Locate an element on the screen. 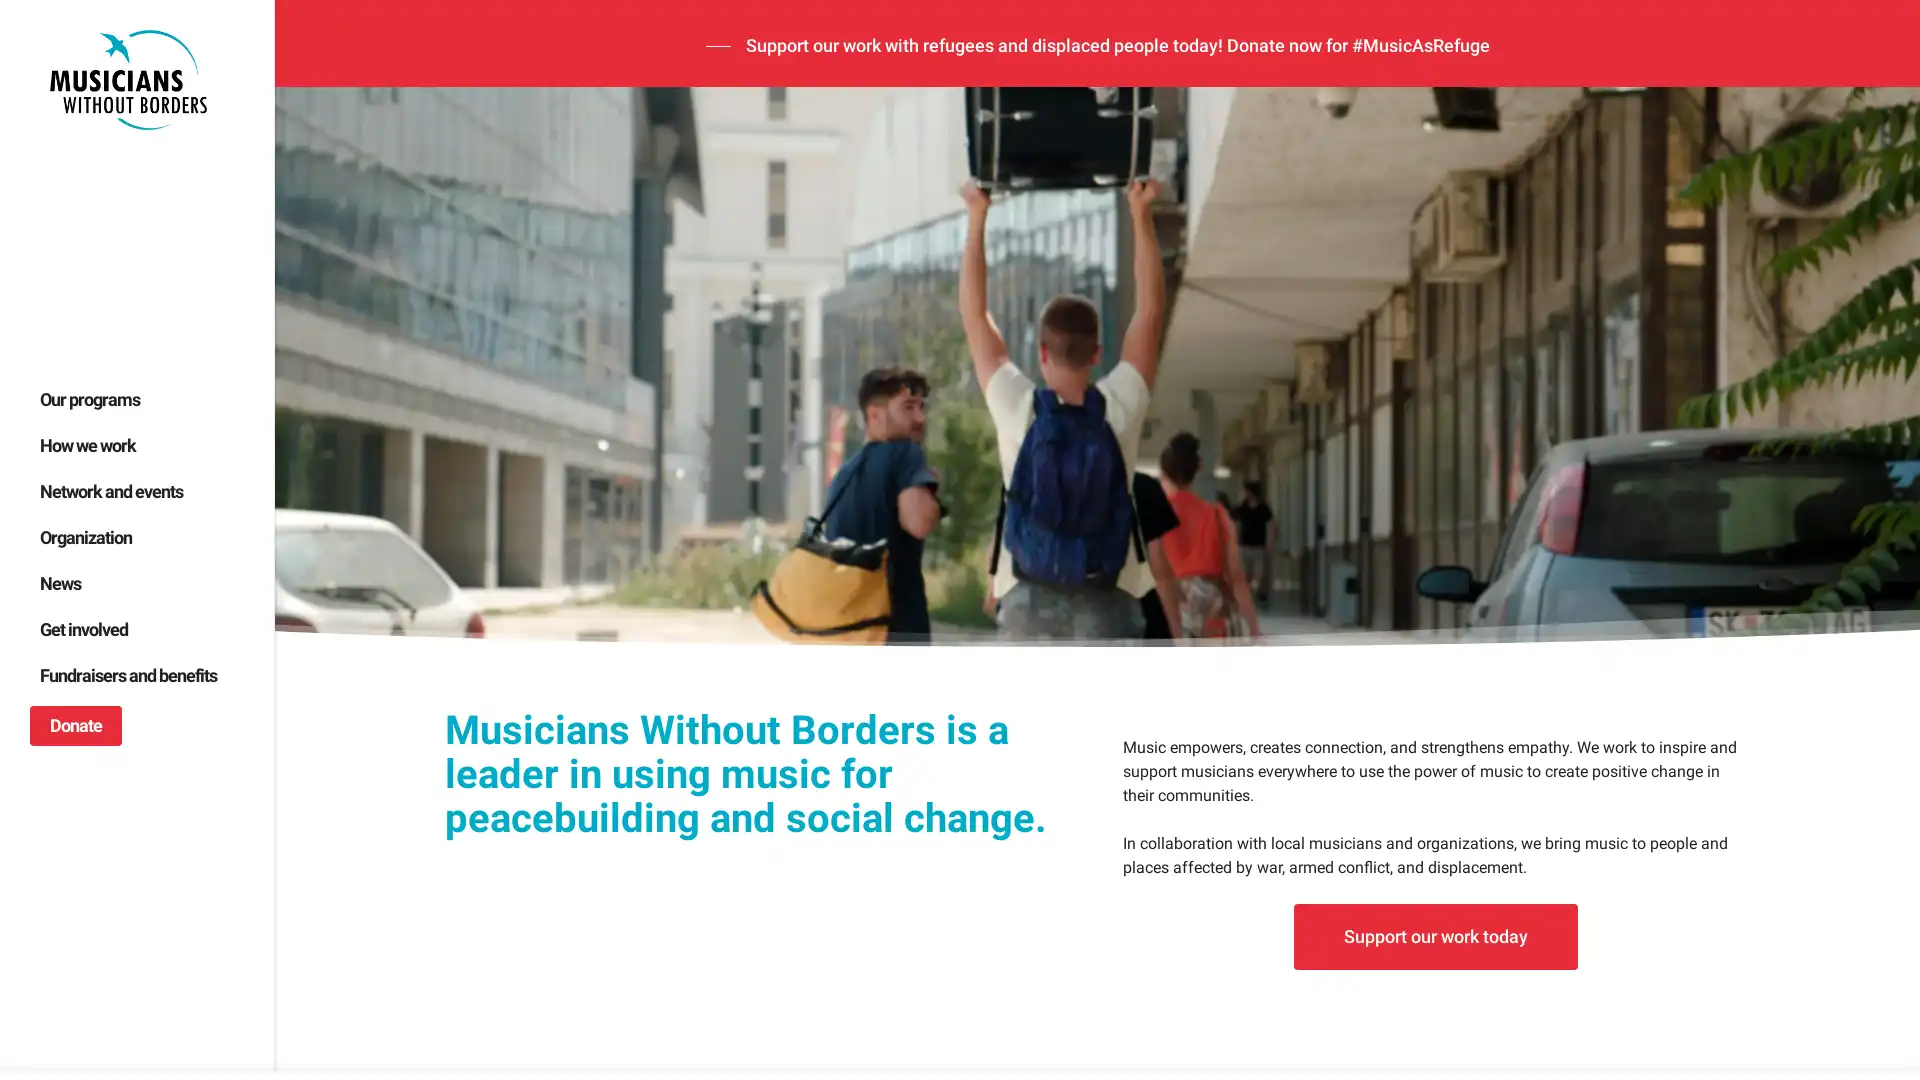 The image size is (1920, 1080). enter full screen is located at coordinates (1808, 792).